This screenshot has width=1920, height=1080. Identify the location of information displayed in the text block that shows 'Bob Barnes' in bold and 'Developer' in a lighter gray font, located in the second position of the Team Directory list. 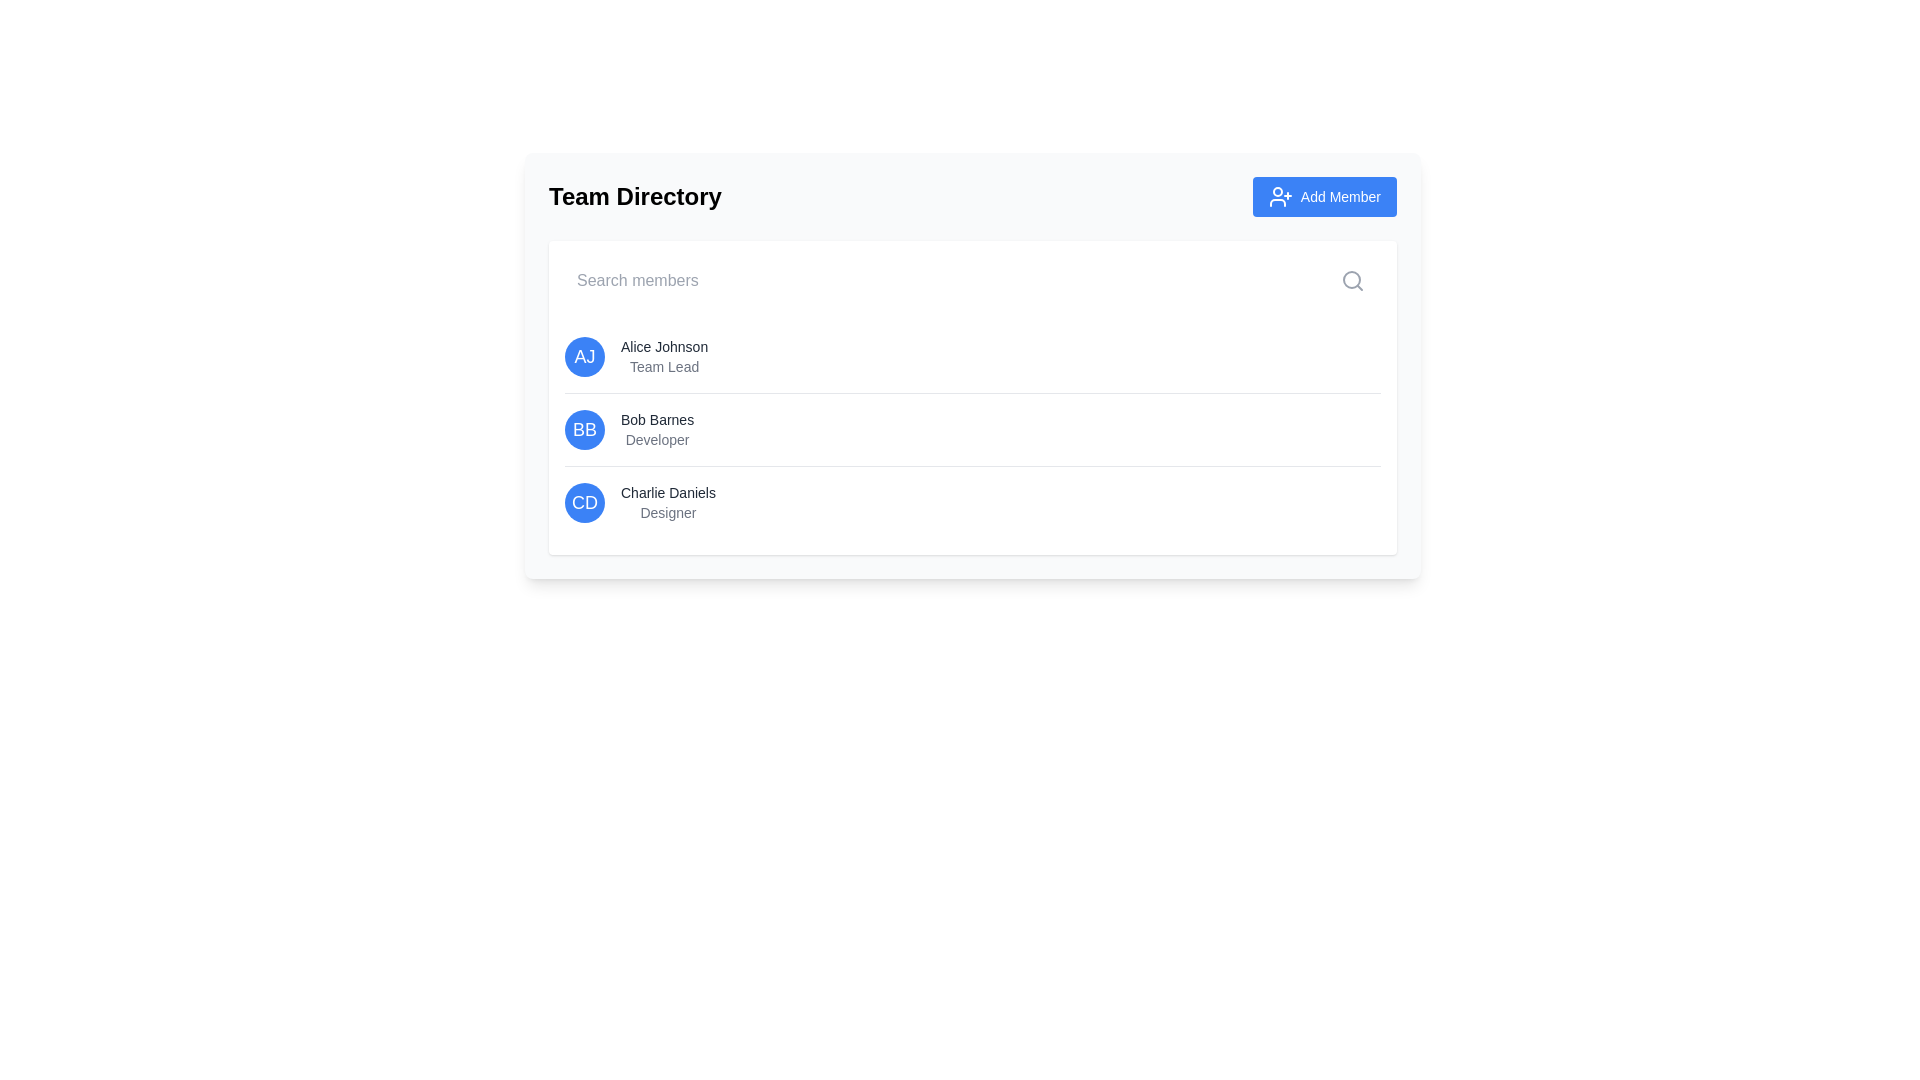
(657, 428).